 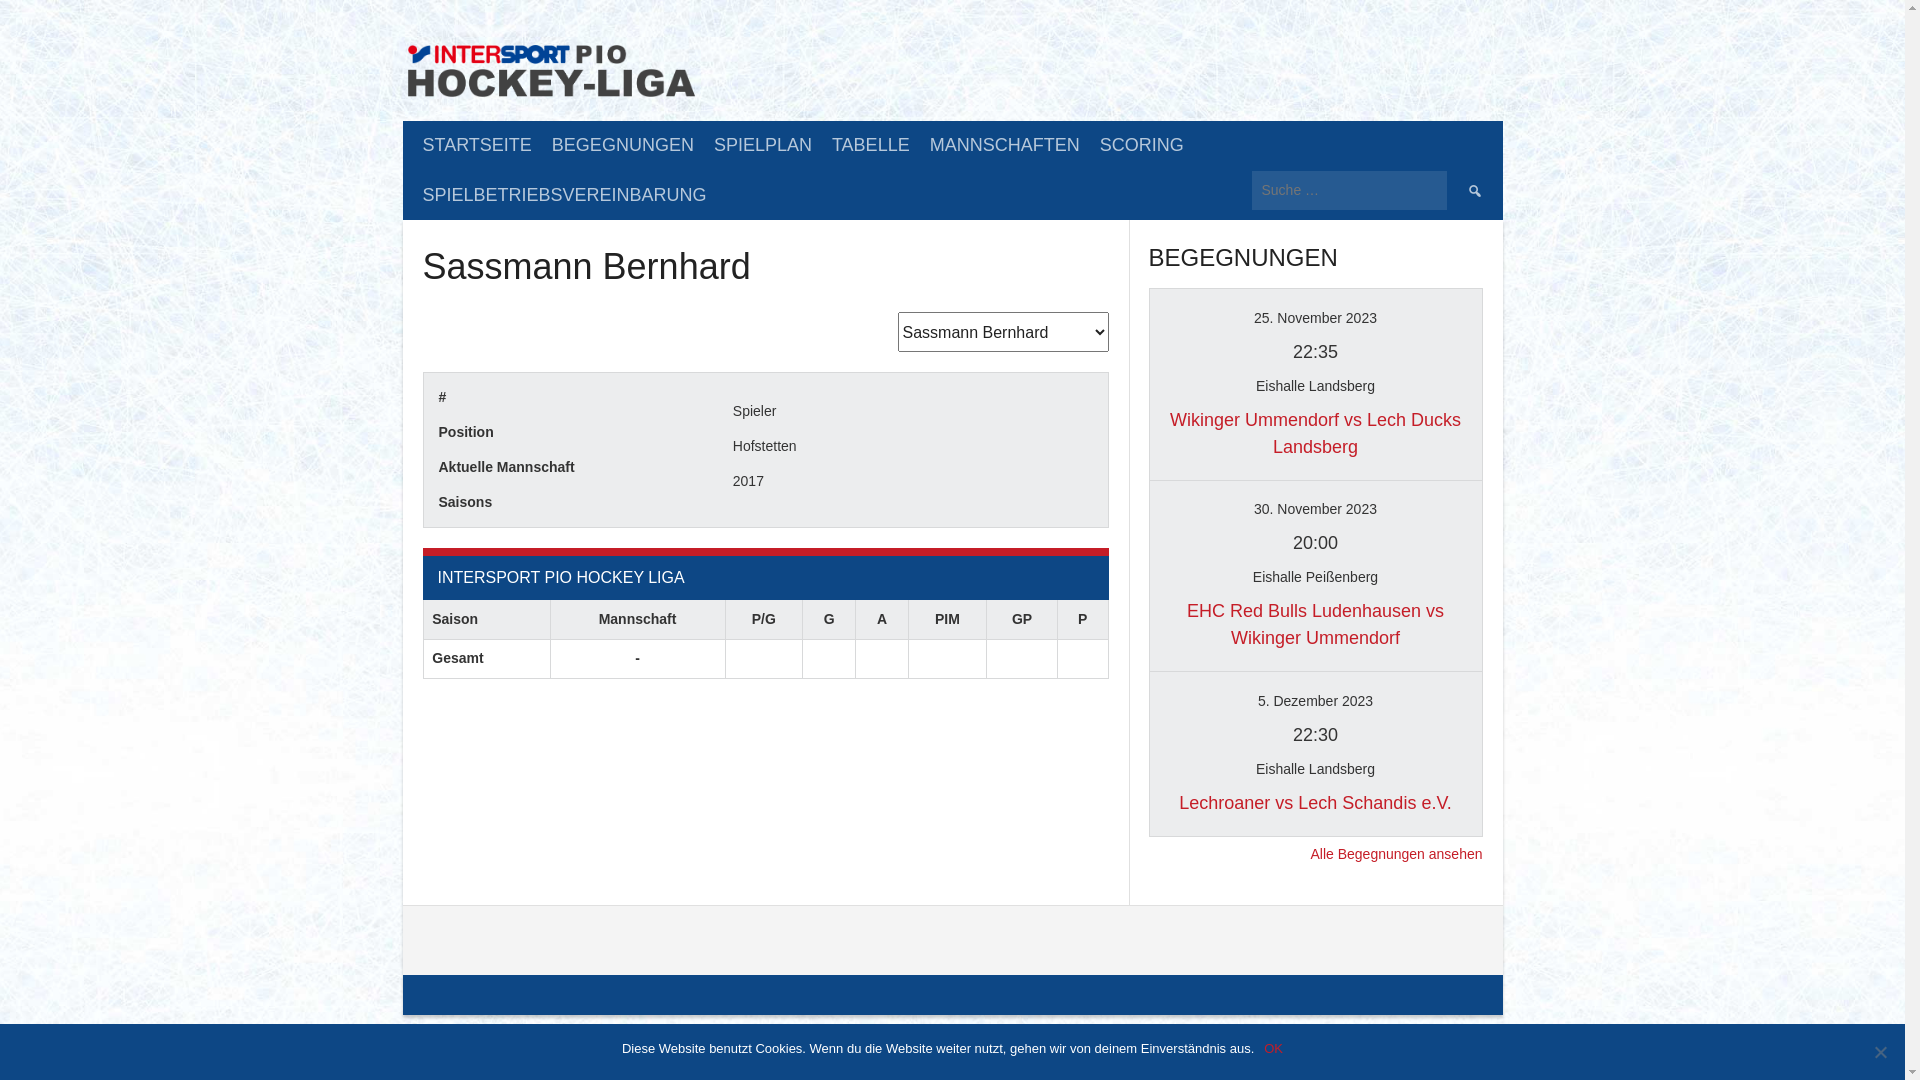 What do you see at coordinates (1315, 543) in the screenshot?
I see `'20:00'` at bounding box center [1315, 543].